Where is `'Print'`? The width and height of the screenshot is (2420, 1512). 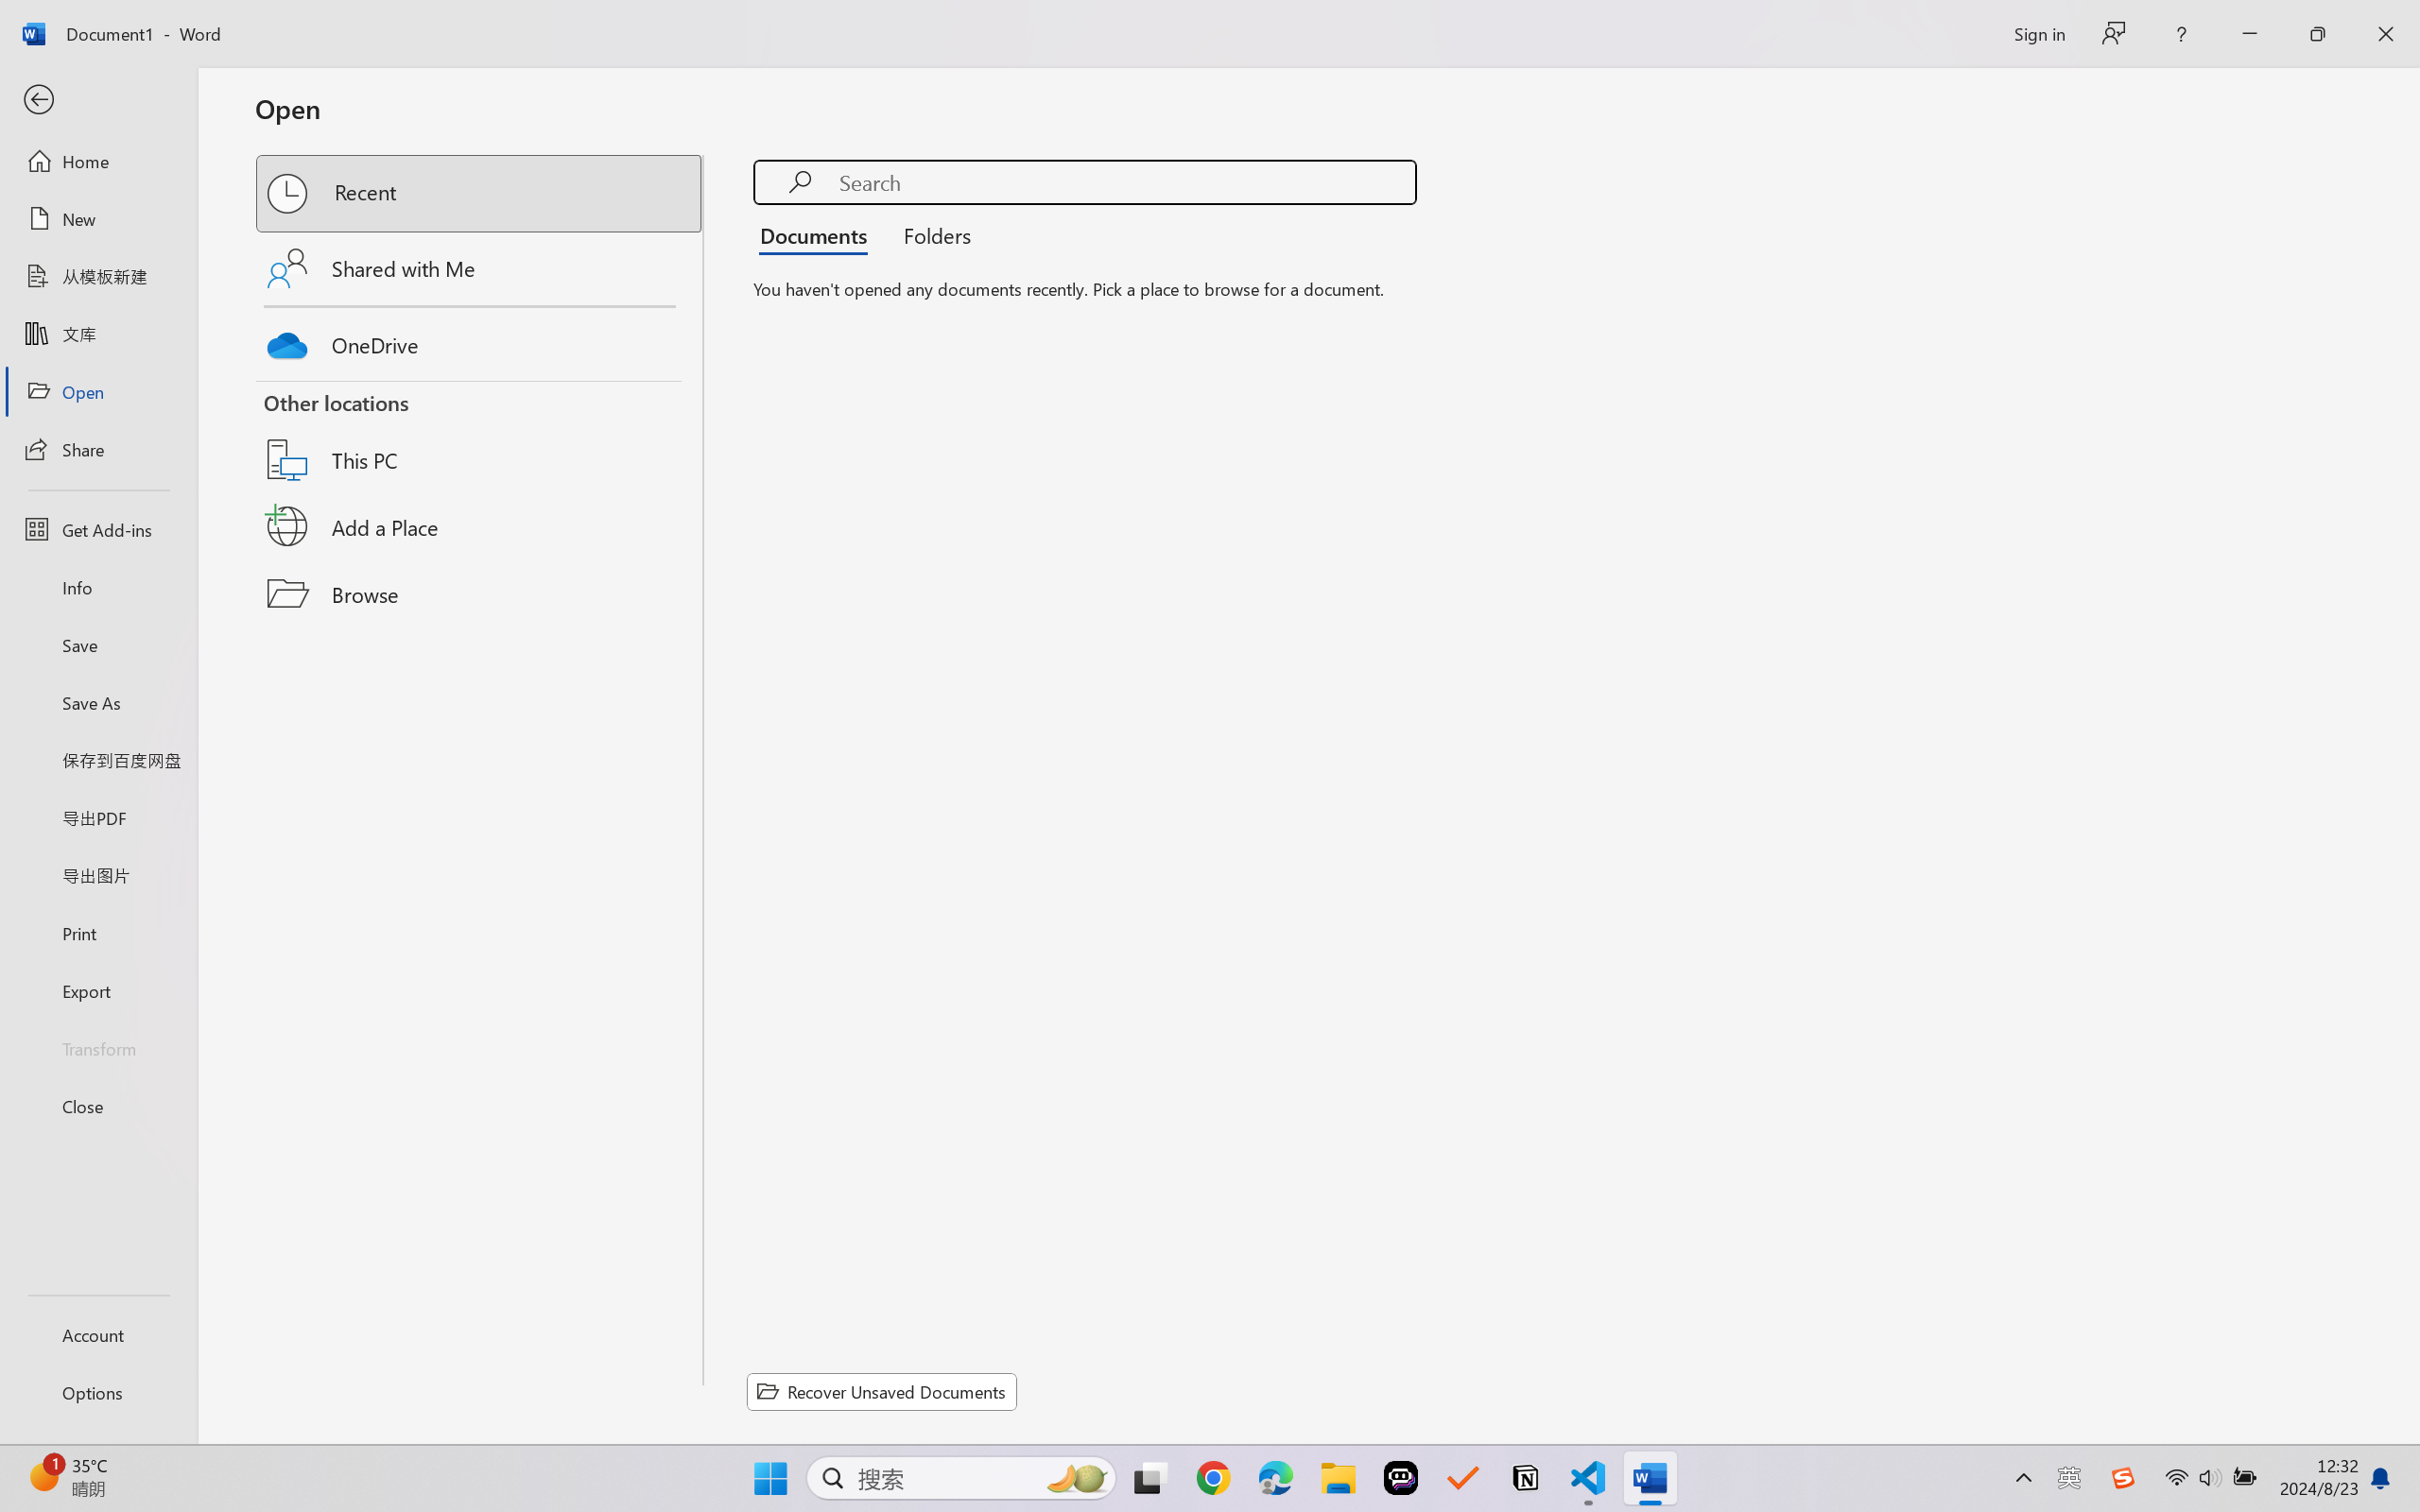 'Print' is located at coordinates (97, 933).